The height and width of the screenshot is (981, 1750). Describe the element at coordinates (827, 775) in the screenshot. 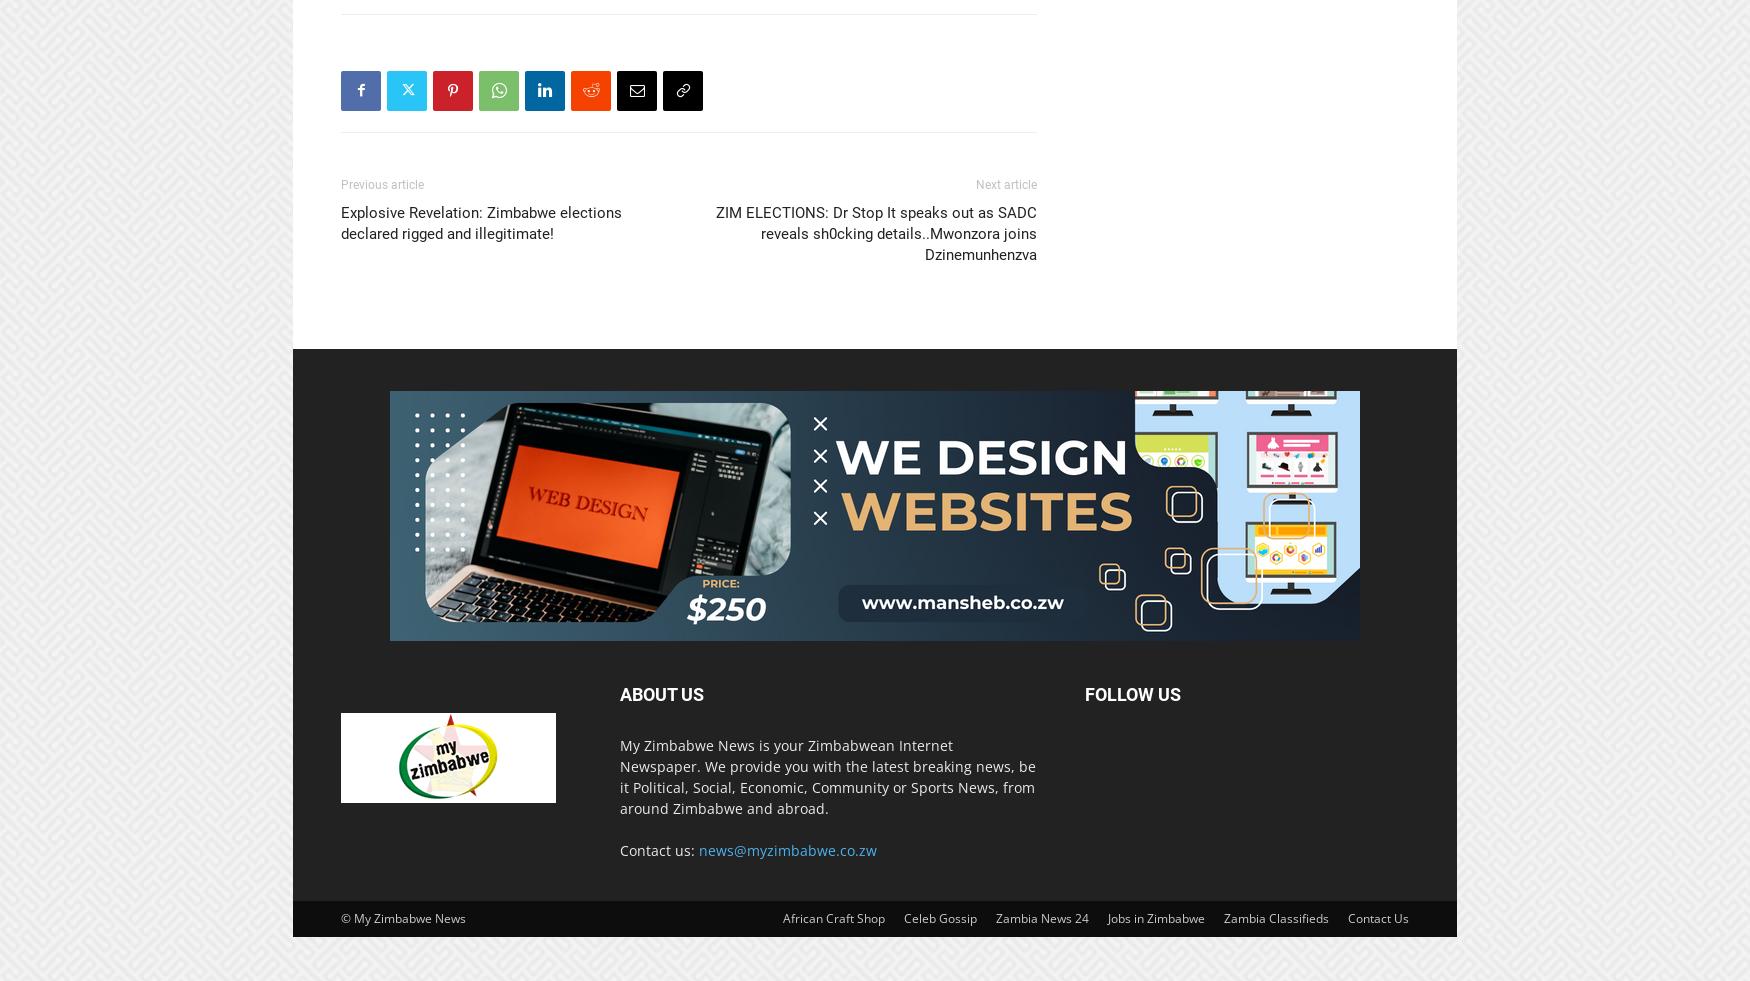

I see `'My Zimbabwe News is your Zimbabwean Internet Newspaper. We provide you with the latest breaking news, be it Political, Social, Economic, Community or Sports News, from around Zimbabwe and abroad.'` at that location.